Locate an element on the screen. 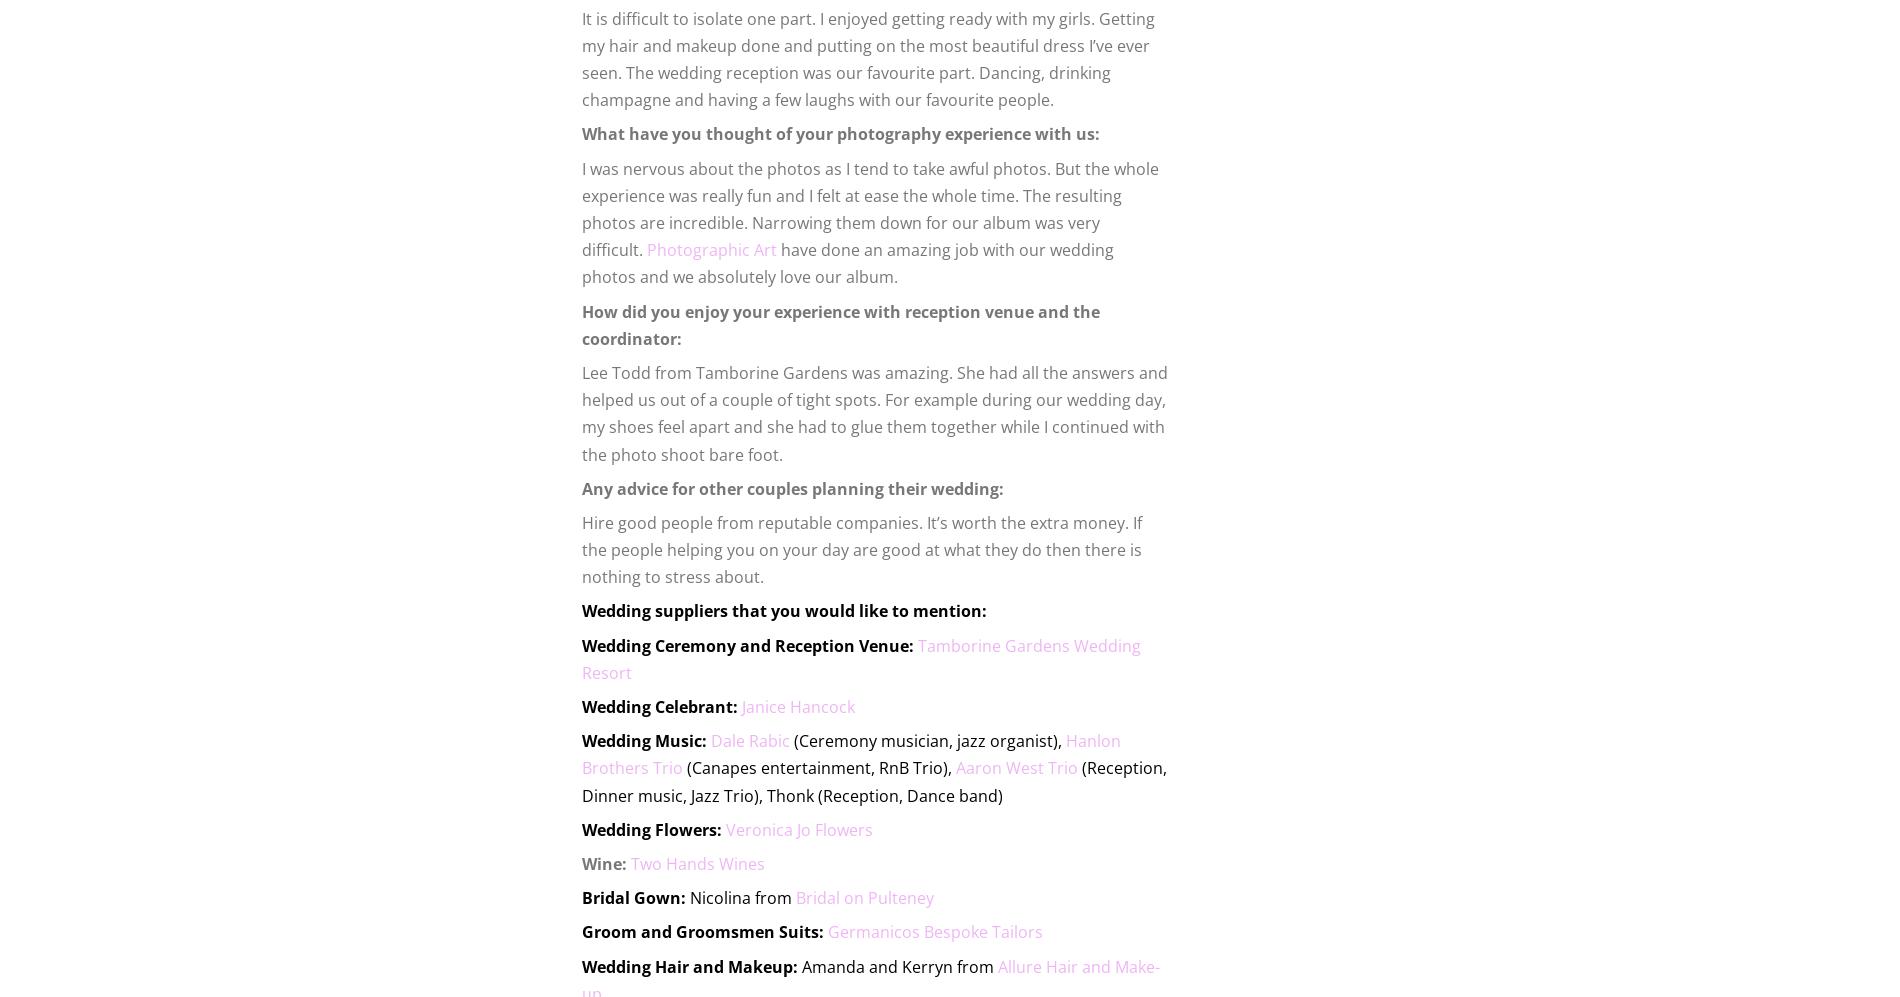  'Wedding Celebrant:' is located at coordinates (660, 705).